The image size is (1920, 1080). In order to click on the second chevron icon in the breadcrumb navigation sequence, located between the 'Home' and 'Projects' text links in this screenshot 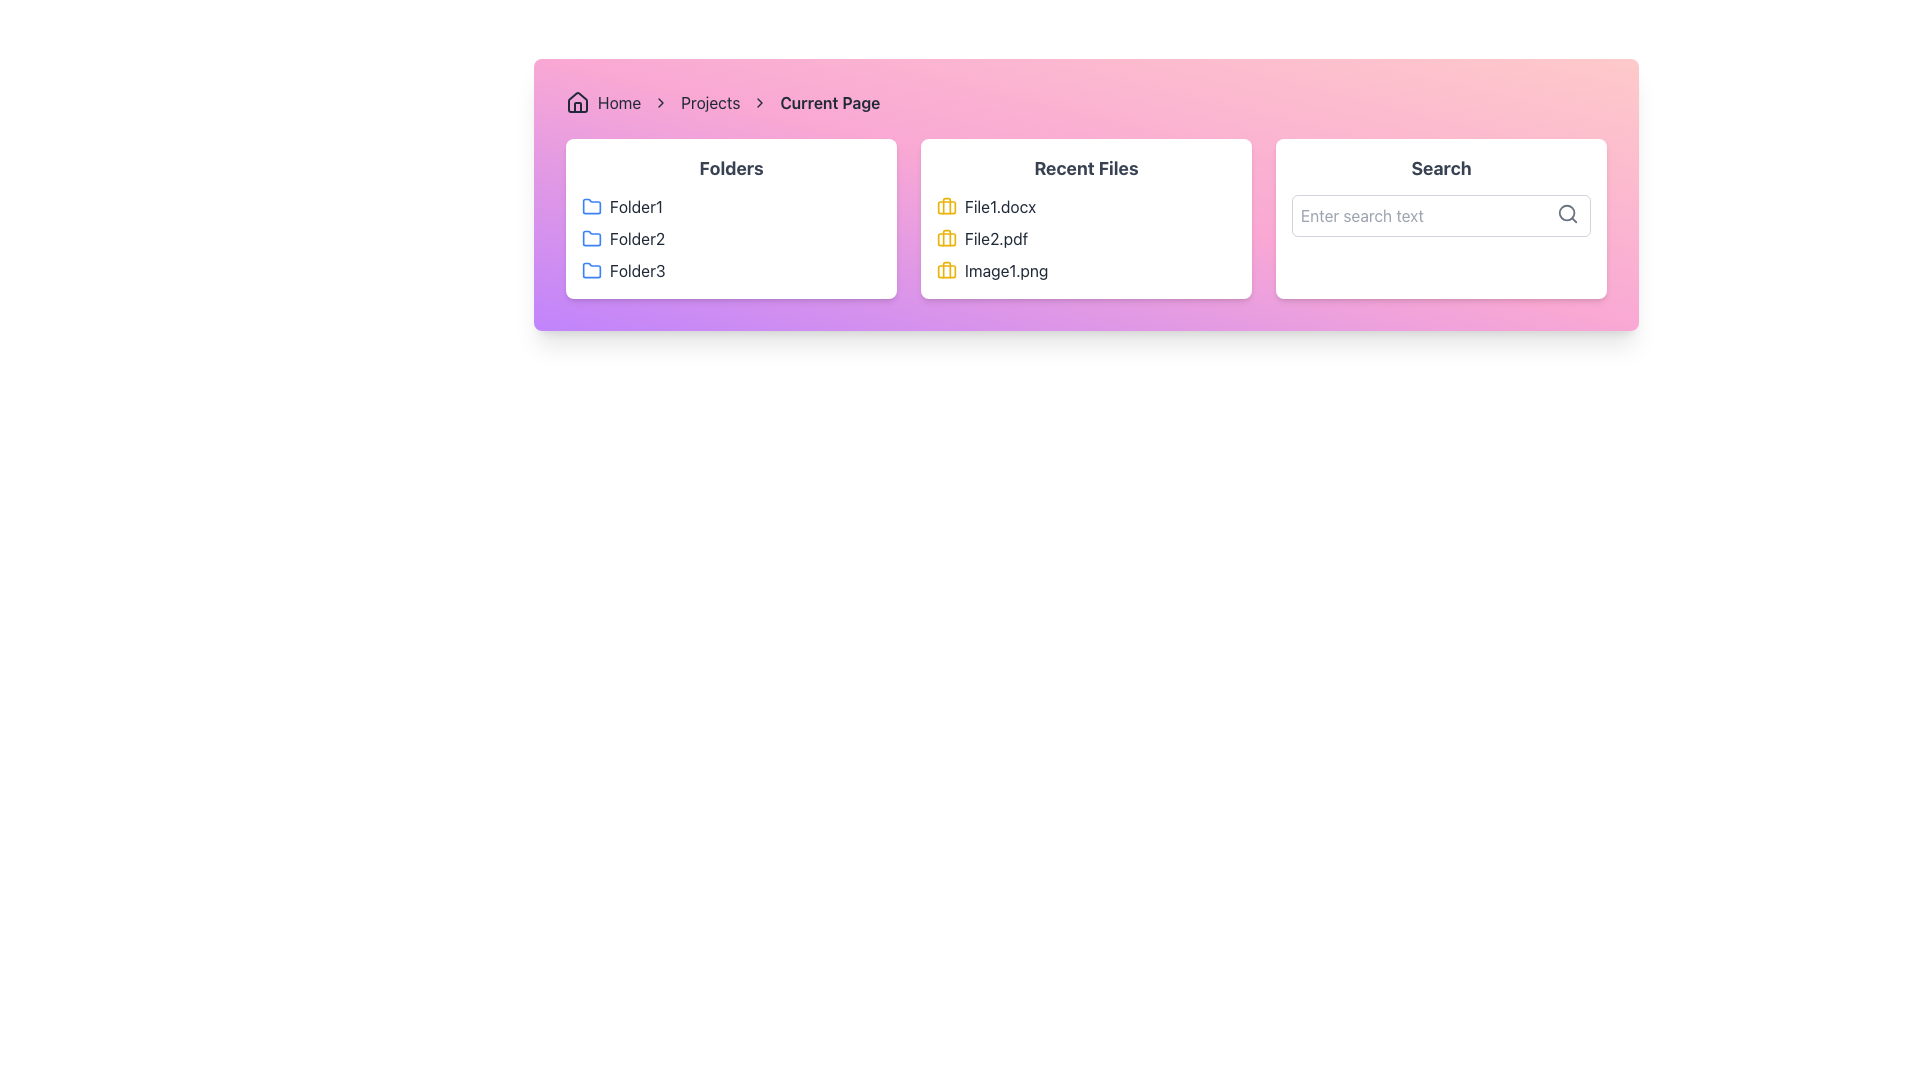, I will do `click(661, 103)`.